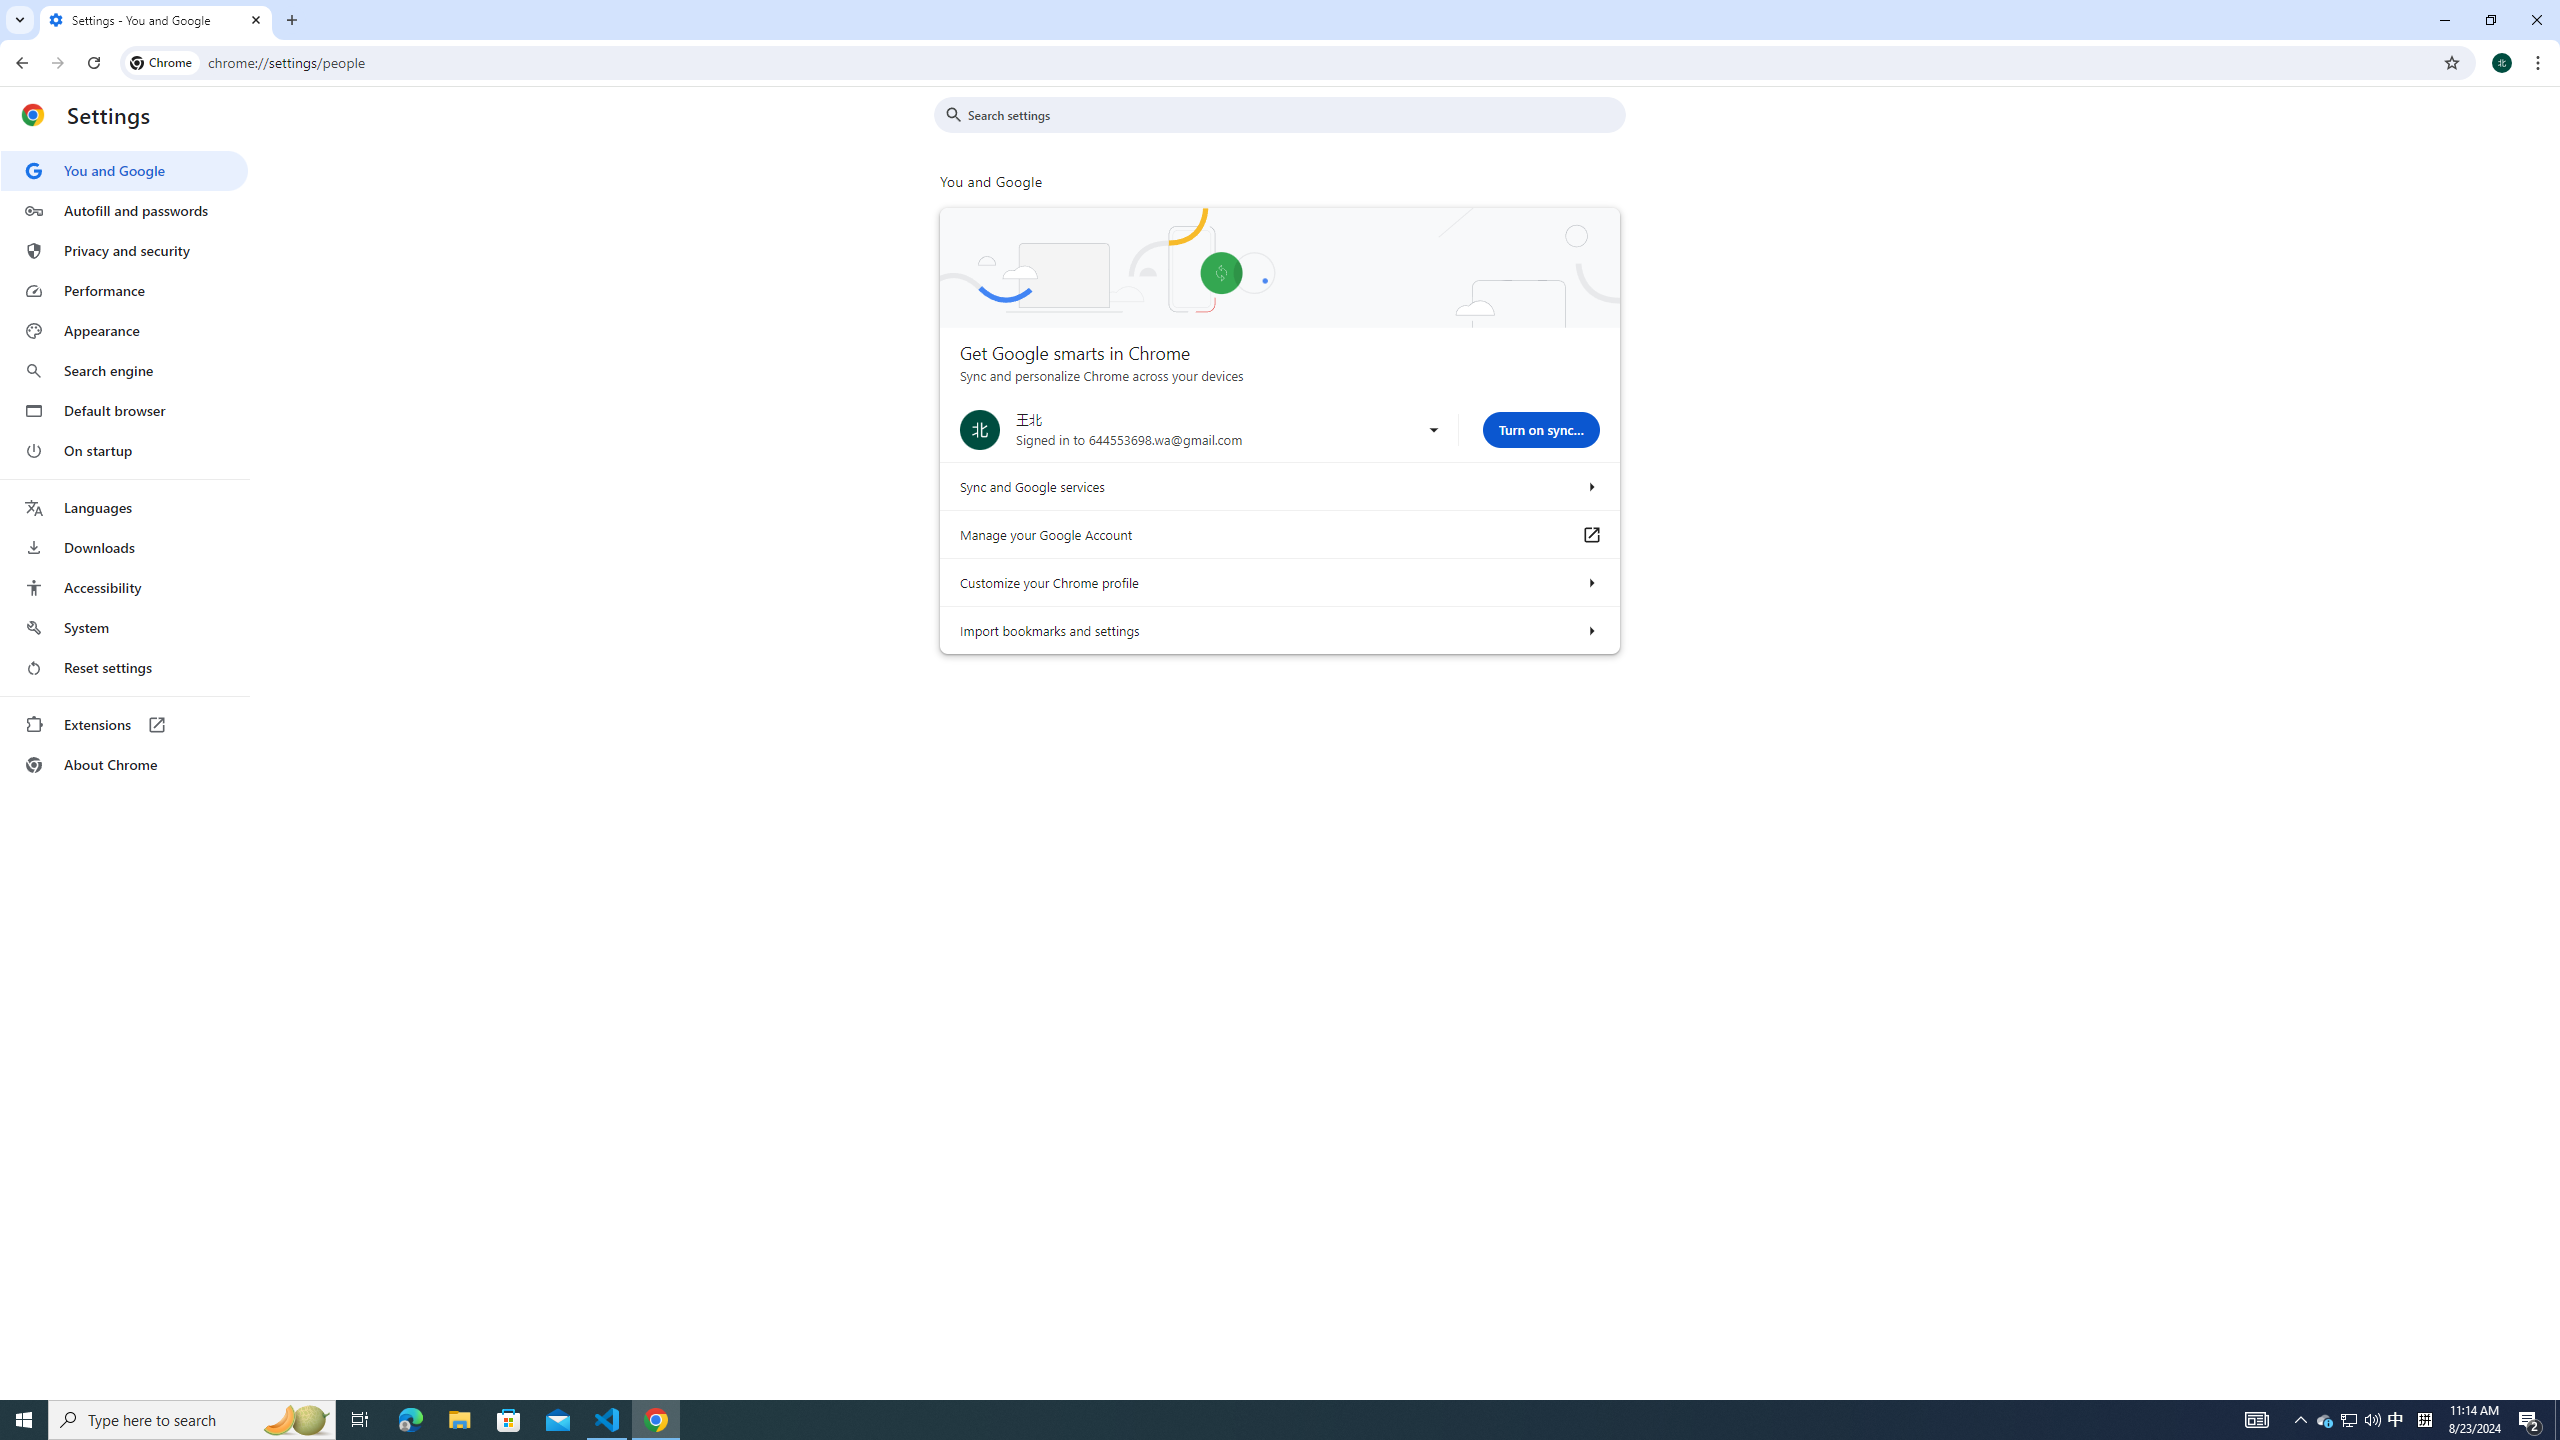  Describe the element at coordinates (125, 467) in the screenshot. I see `'AutomationID: menu'` at that location.